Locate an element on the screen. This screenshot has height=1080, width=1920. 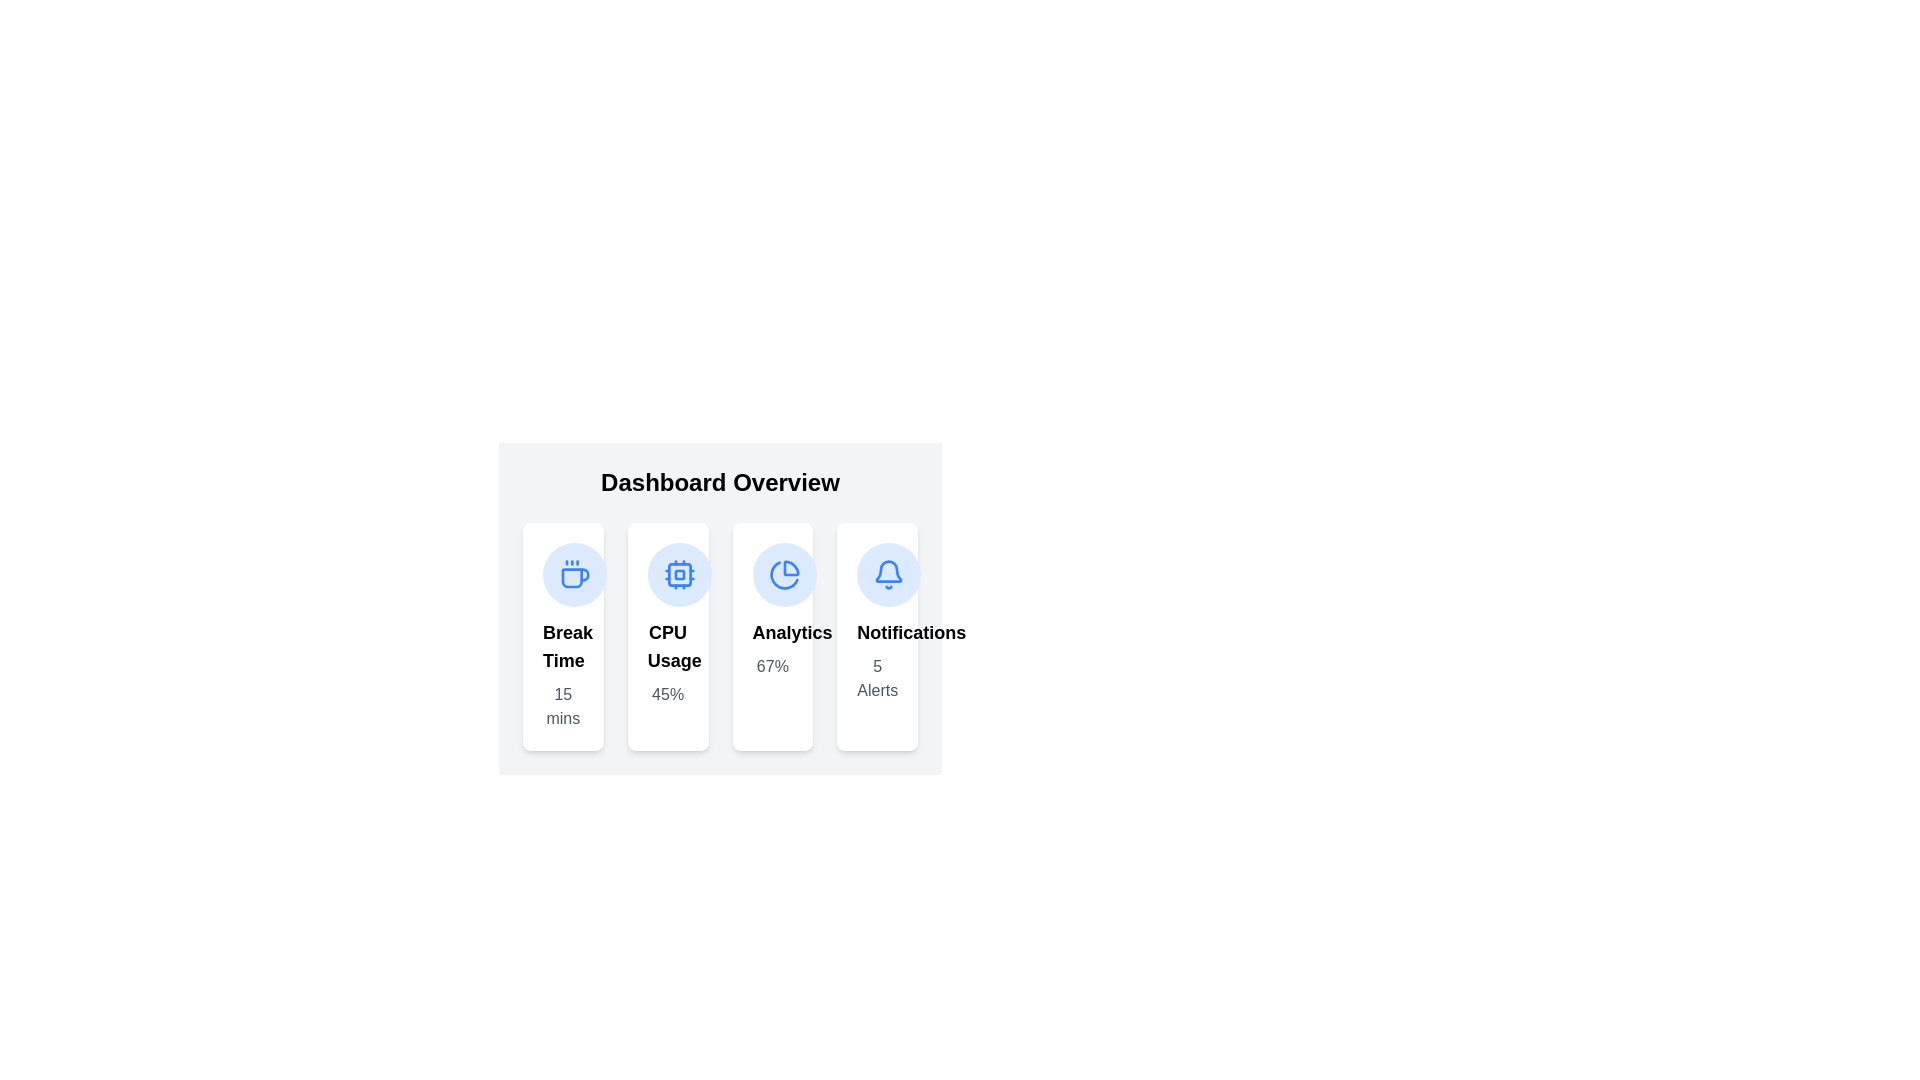
text label displaying '5 Alerts' located within the 'Notifications' card component, positioned beneath the title 'Notifications' is located at coordinates (877, 677).